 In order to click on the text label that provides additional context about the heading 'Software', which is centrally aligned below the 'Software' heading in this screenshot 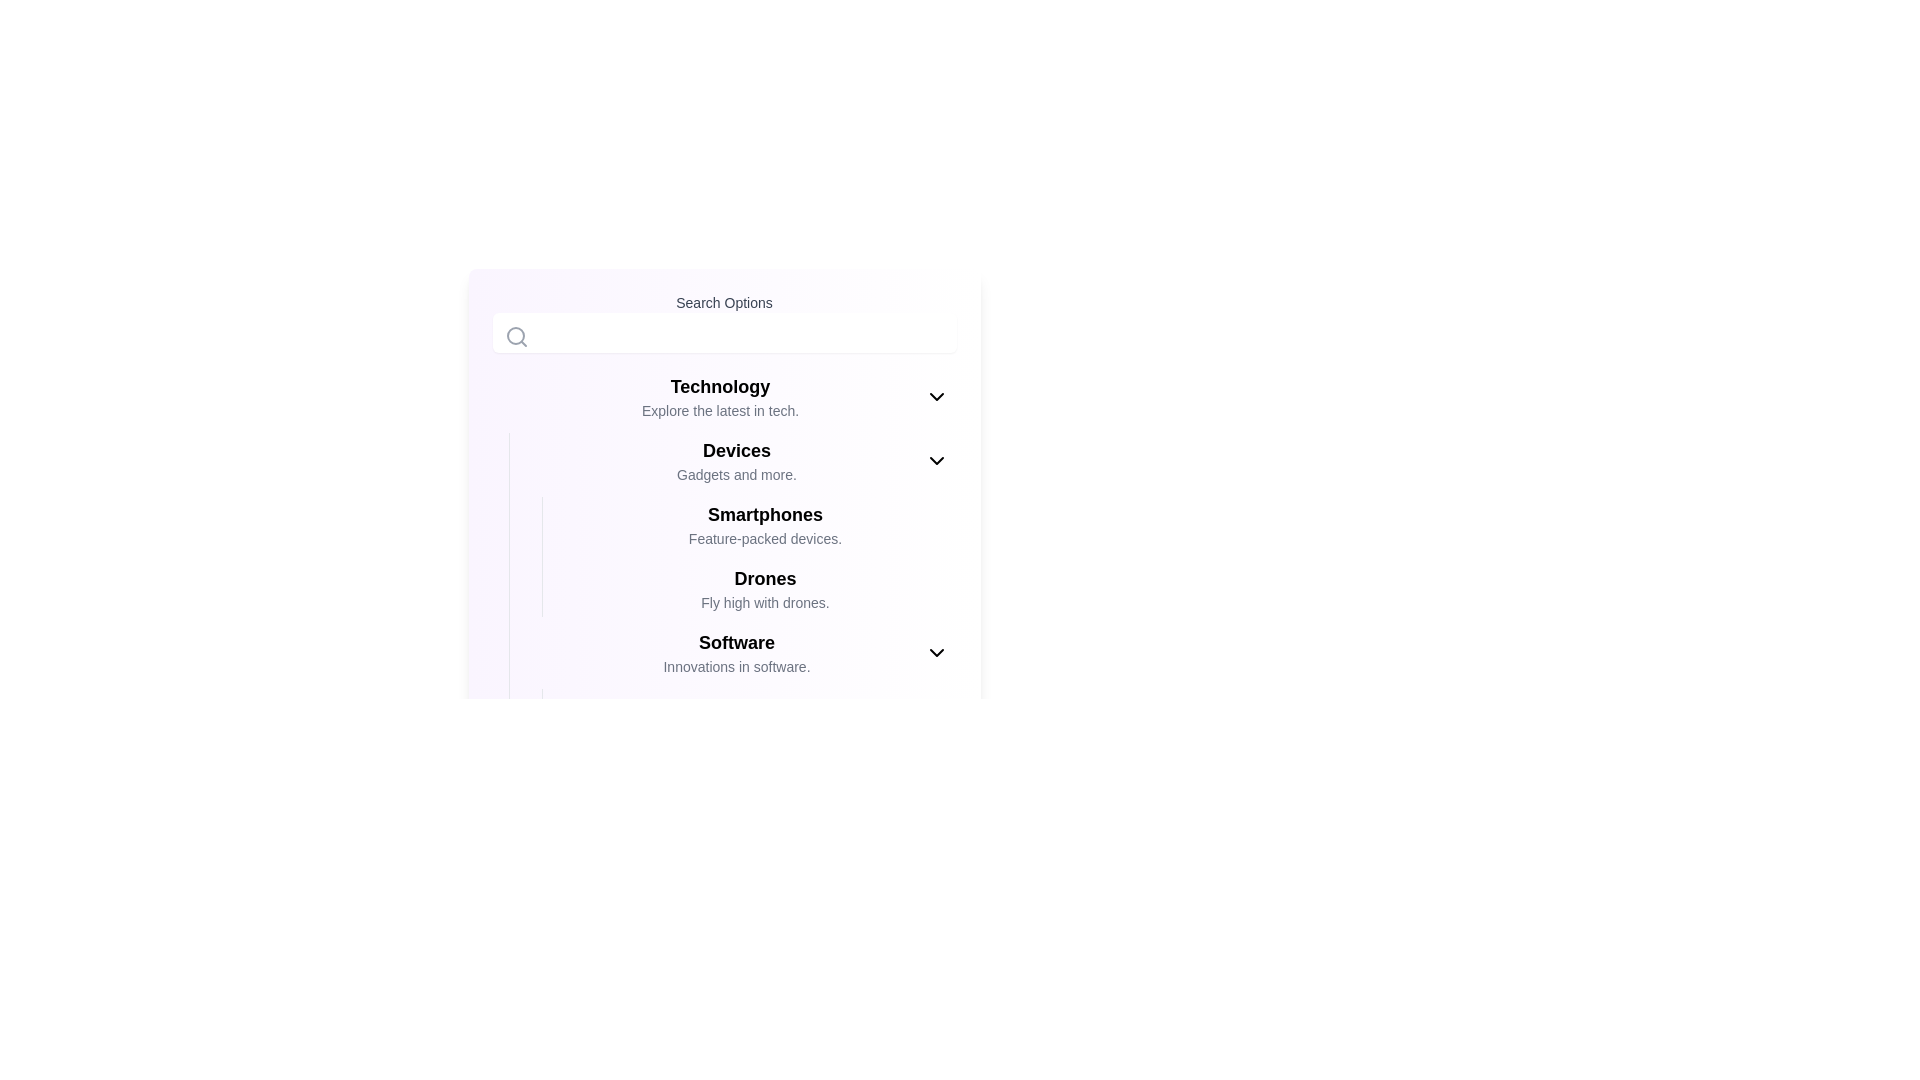, I will do `click(736, 667)`.